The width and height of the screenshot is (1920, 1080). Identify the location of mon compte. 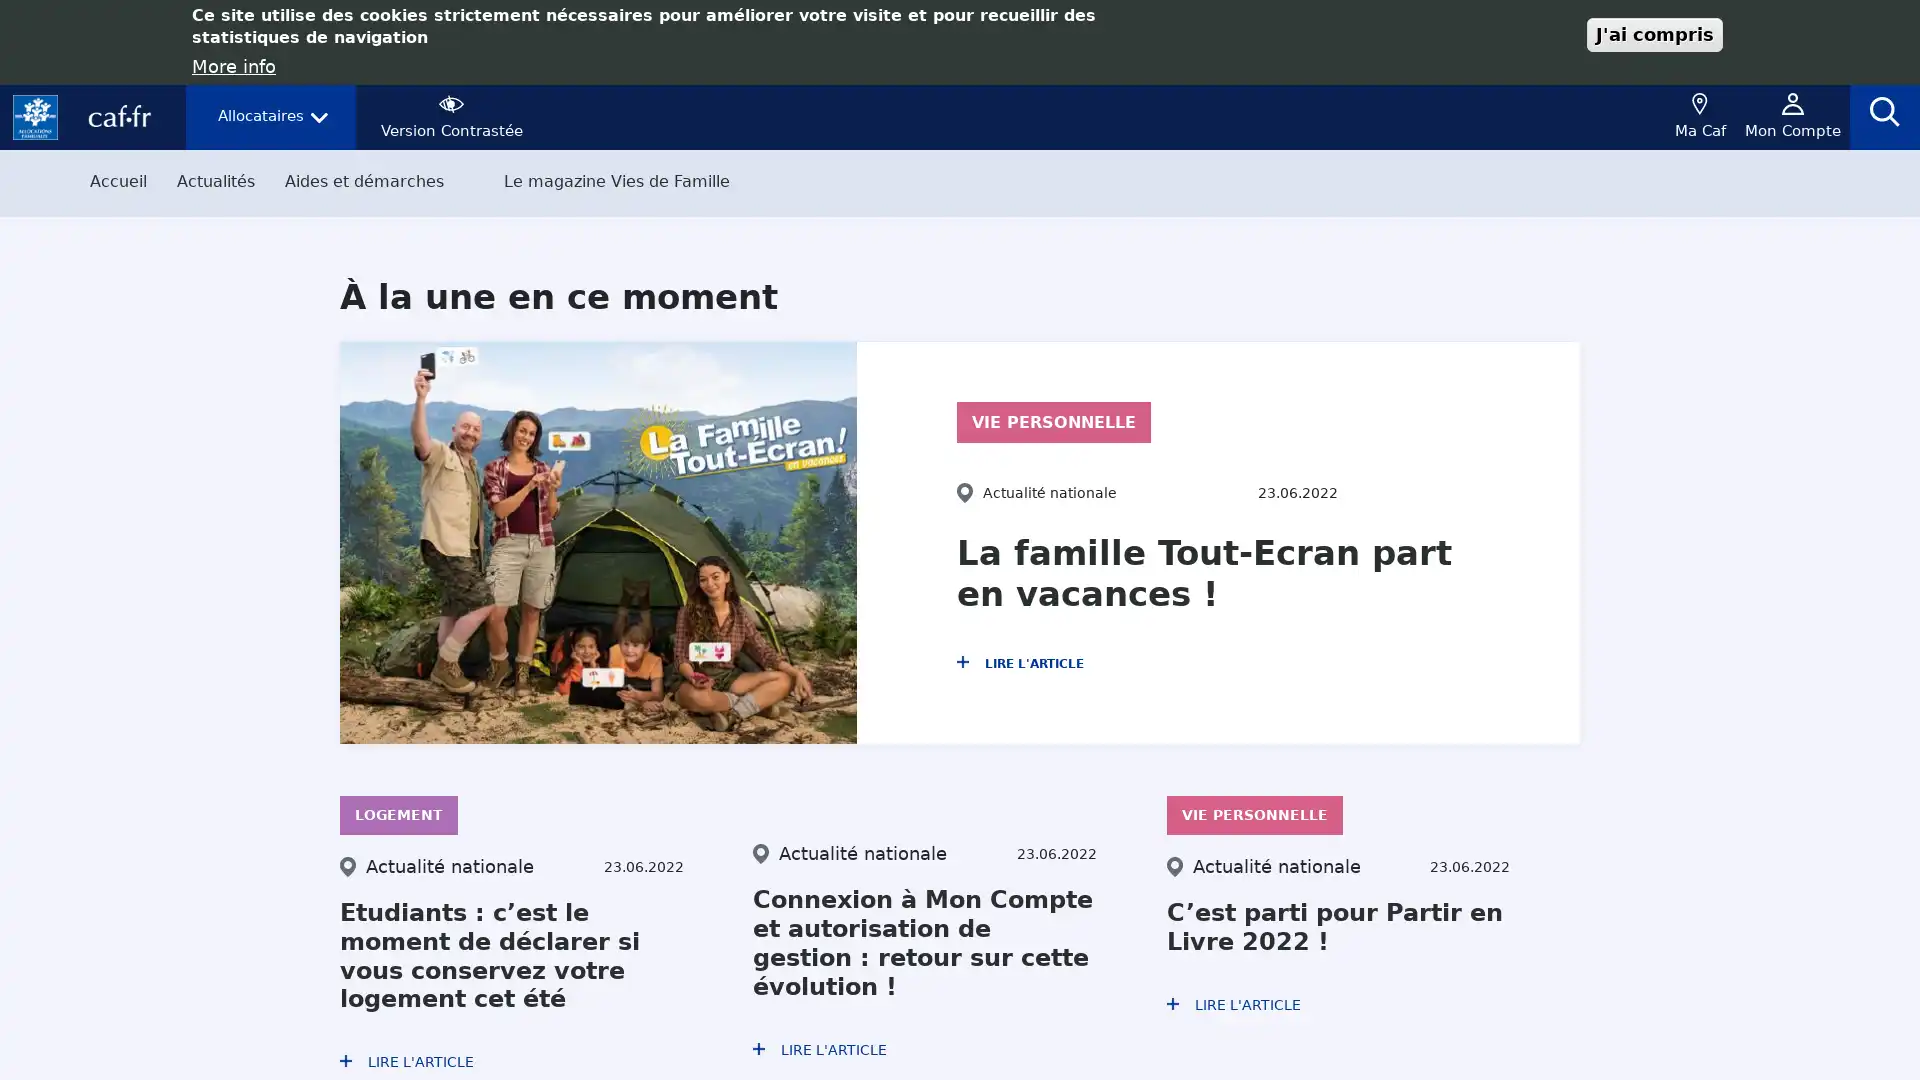
(1792, 116).